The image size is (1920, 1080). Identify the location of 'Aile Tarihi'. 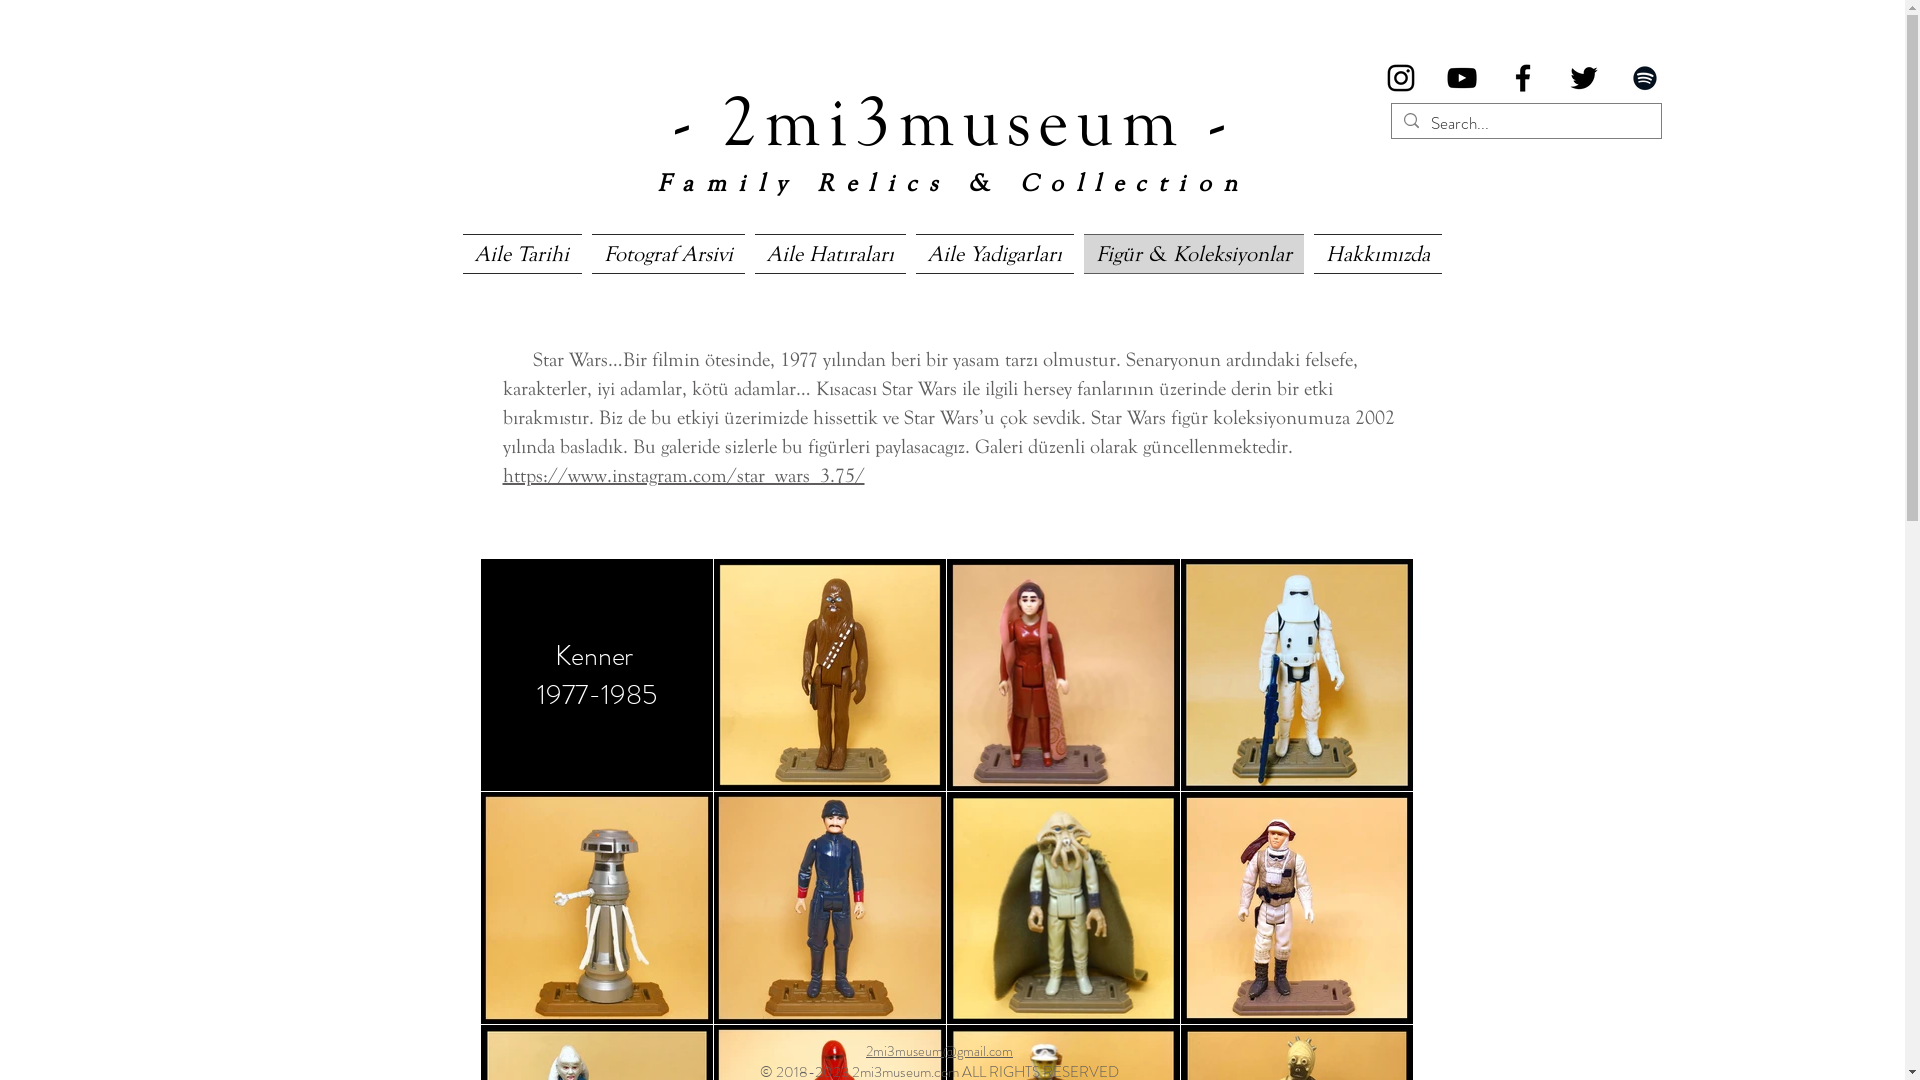
(523, 253).